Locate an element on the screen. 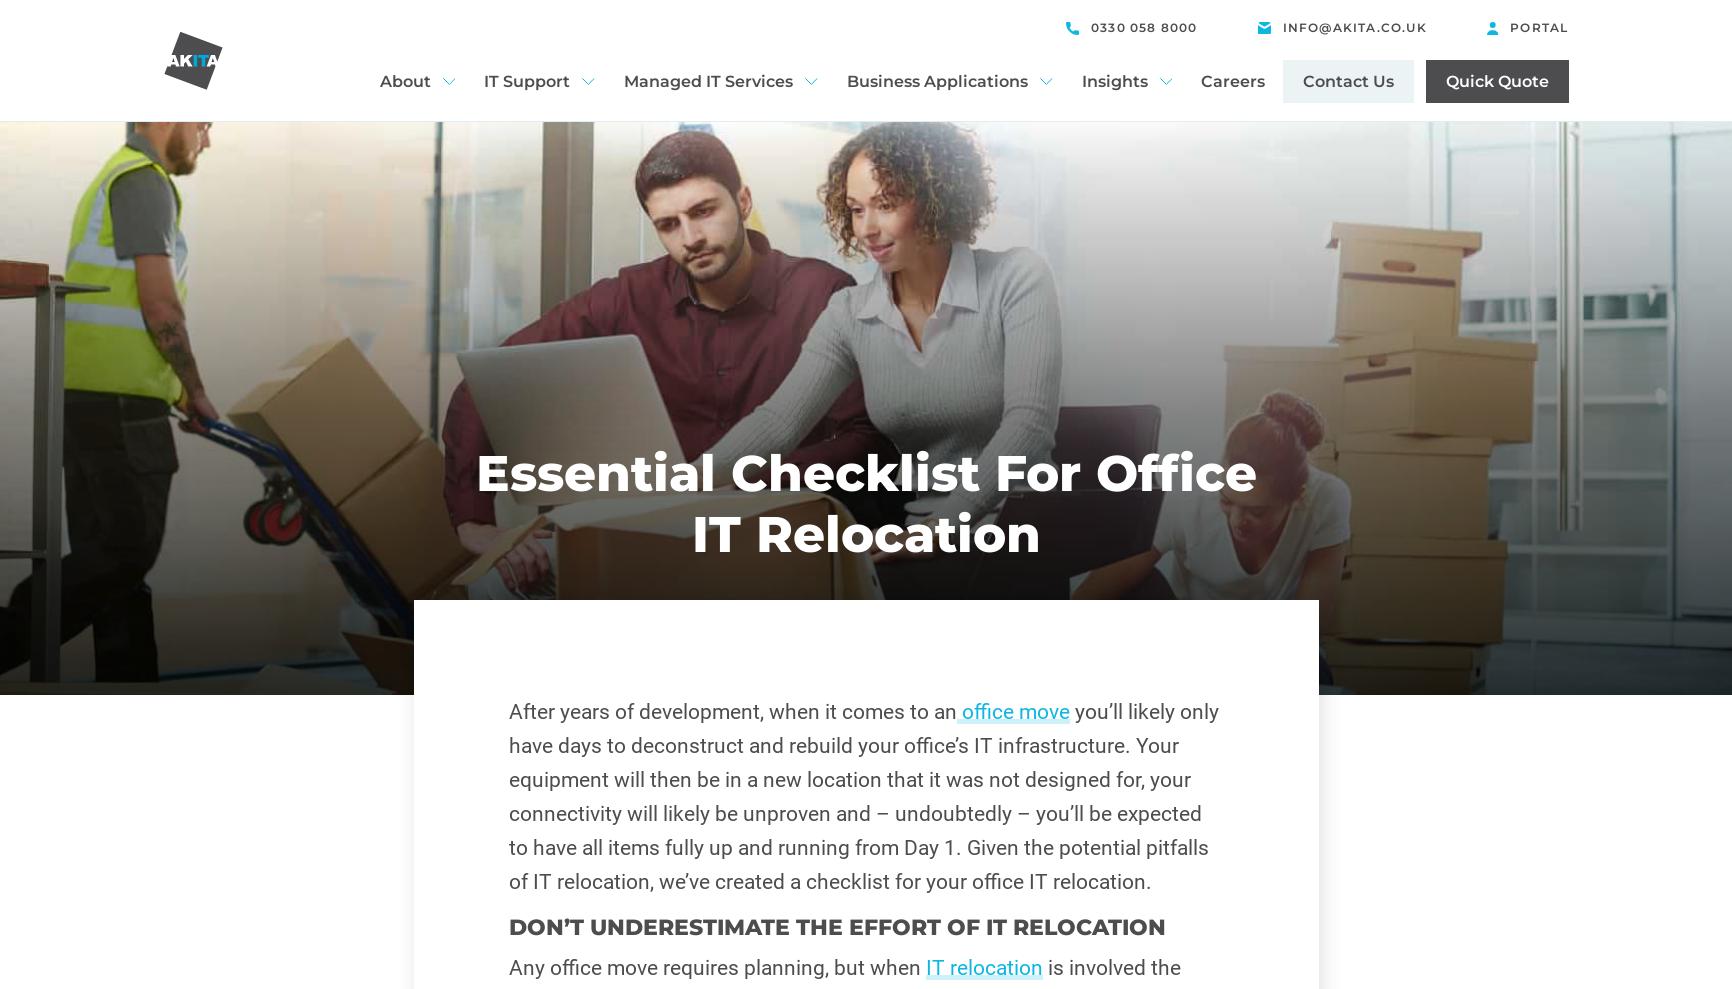  'office move' is located at coordinates (1012, 710).